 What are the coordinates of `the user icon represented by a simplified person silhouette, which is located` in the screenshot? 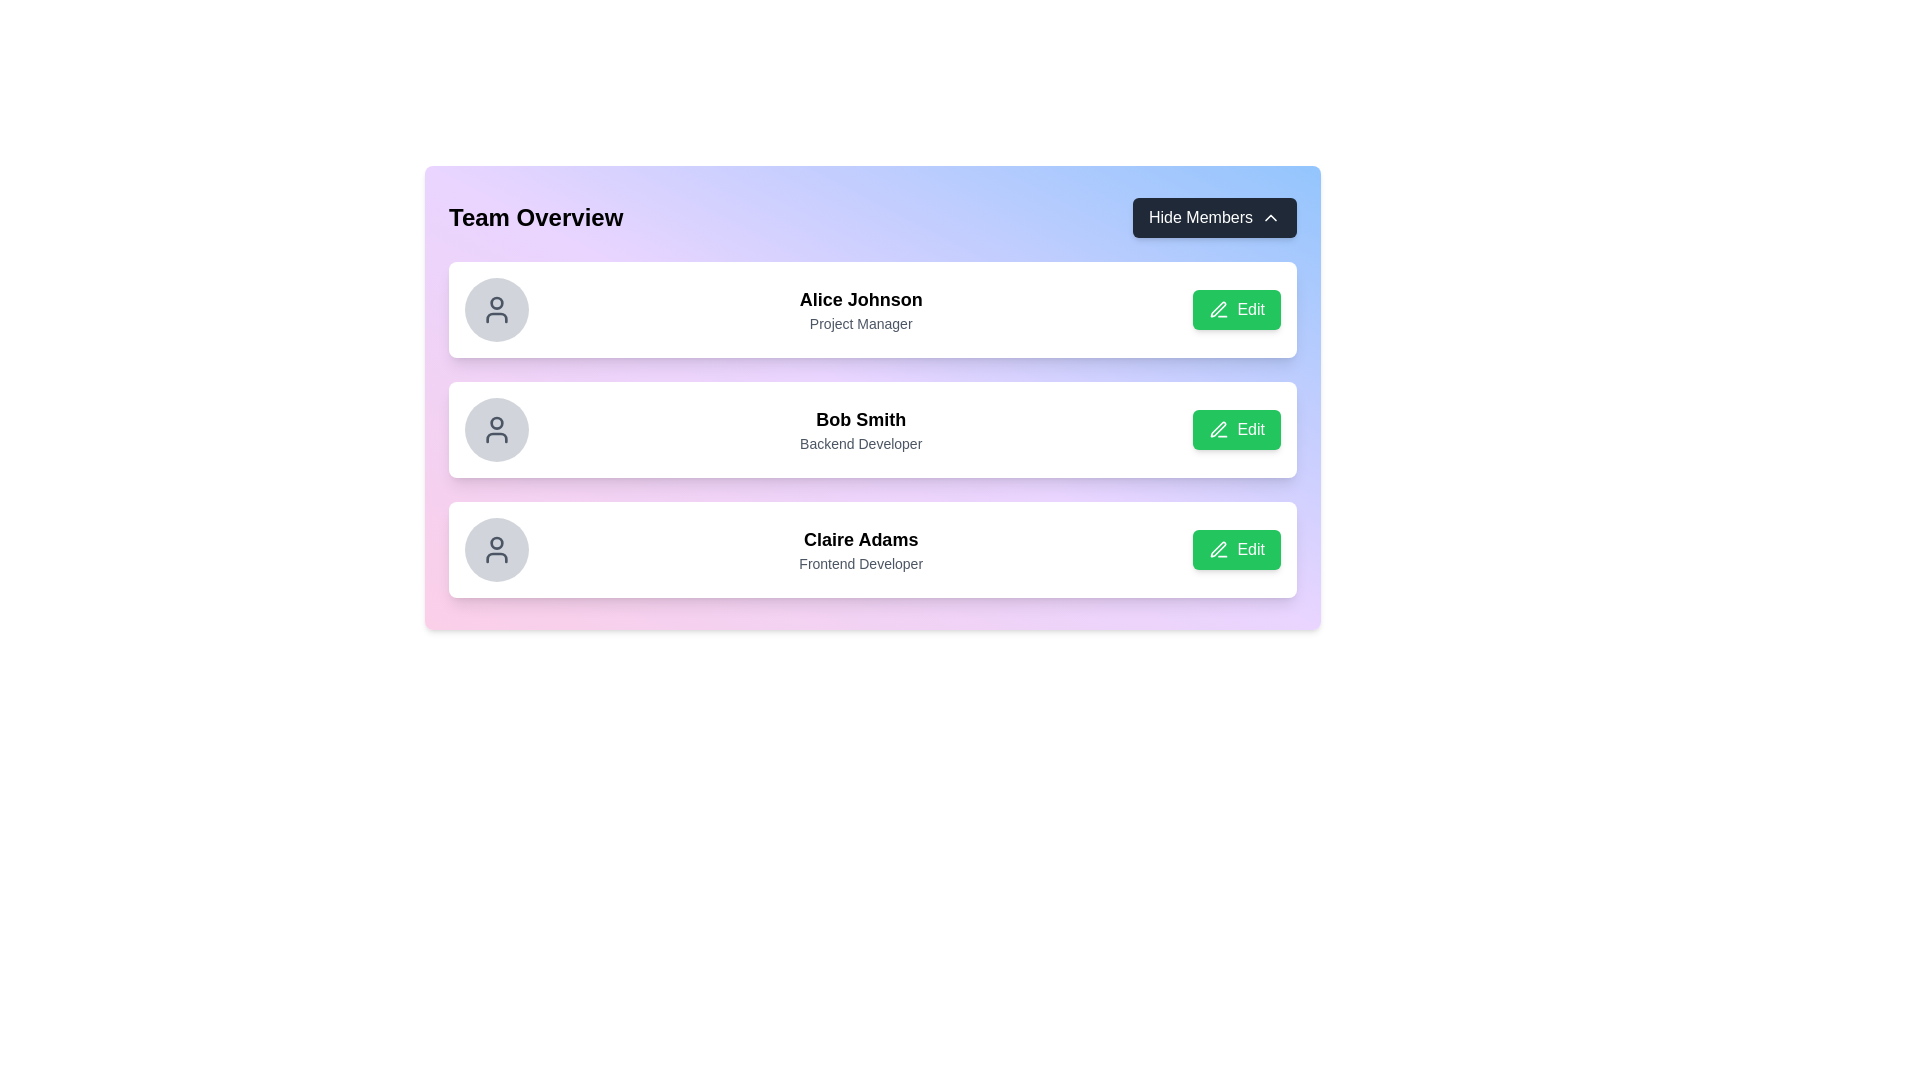 It's located at (497, 428).